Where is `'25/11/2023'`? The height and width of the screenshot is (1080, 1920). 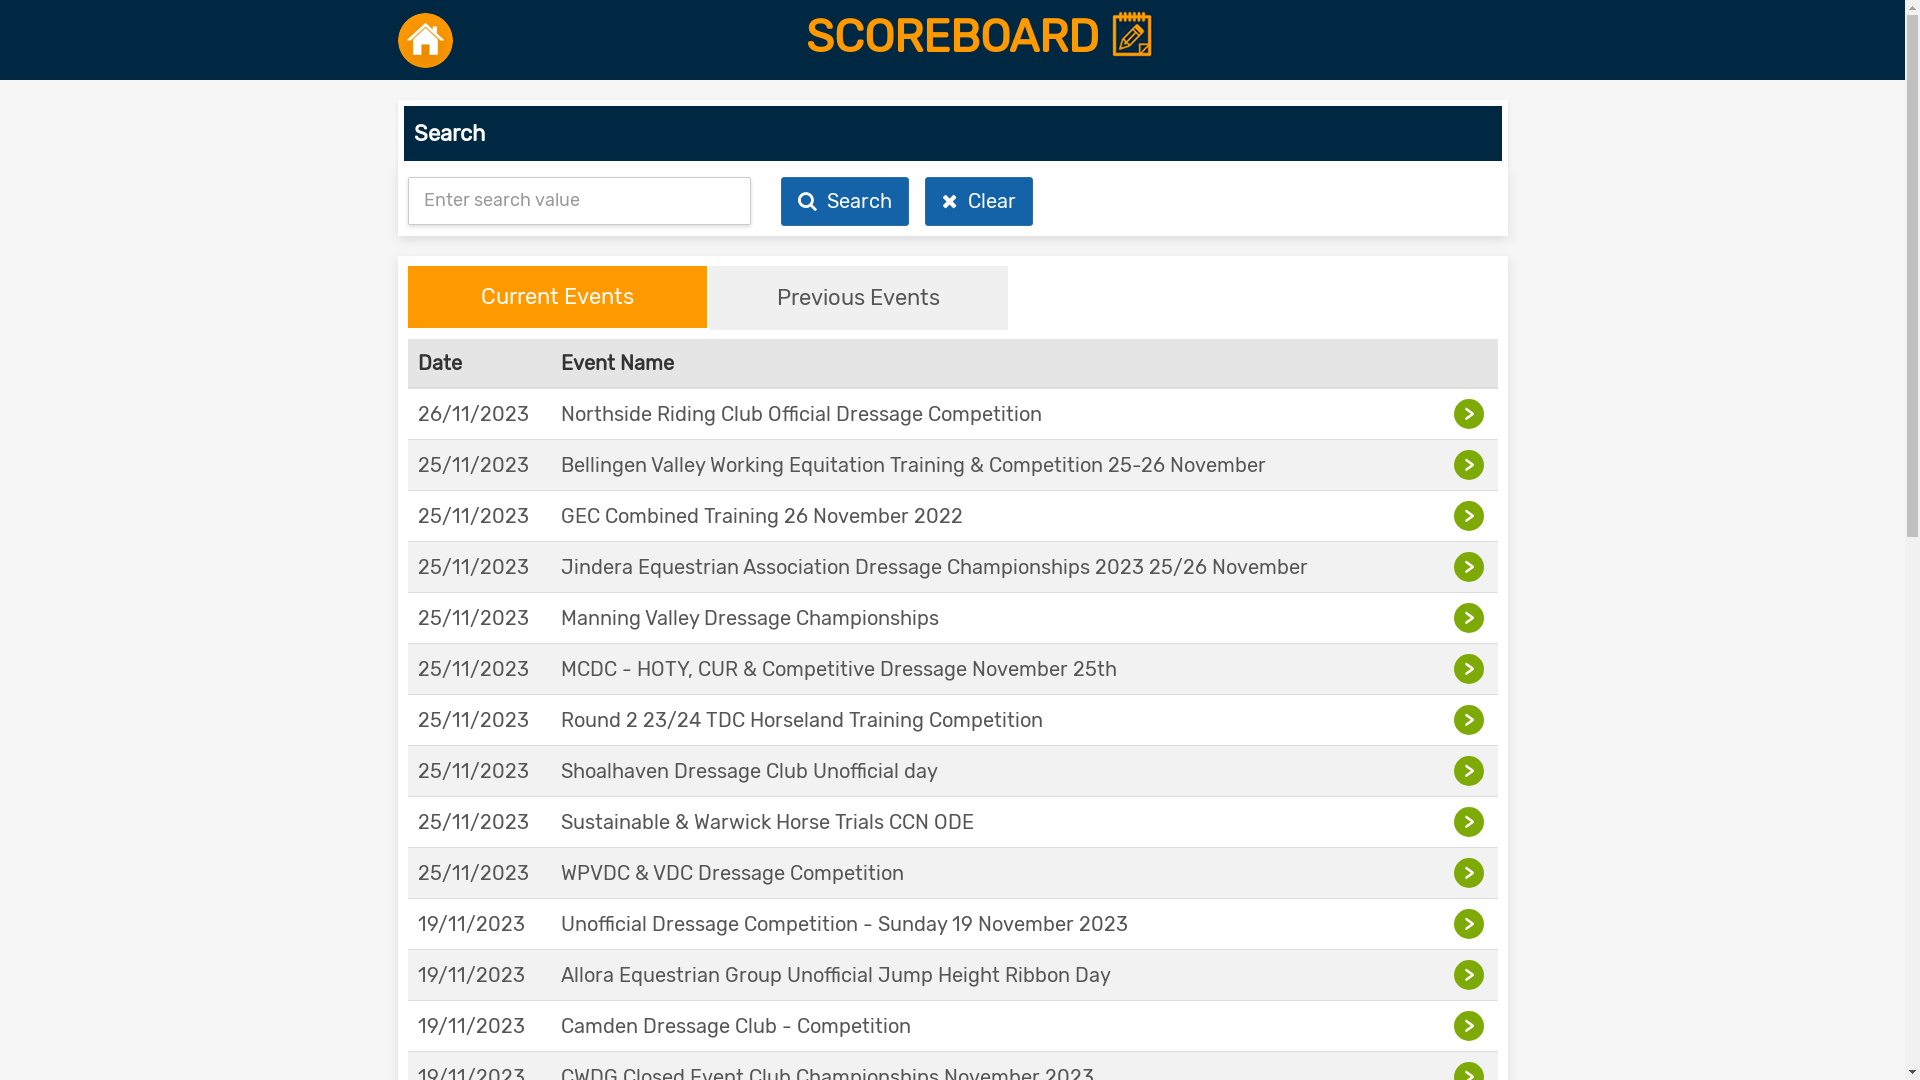 '25/11/2023' is located at coordinates (472, 465).